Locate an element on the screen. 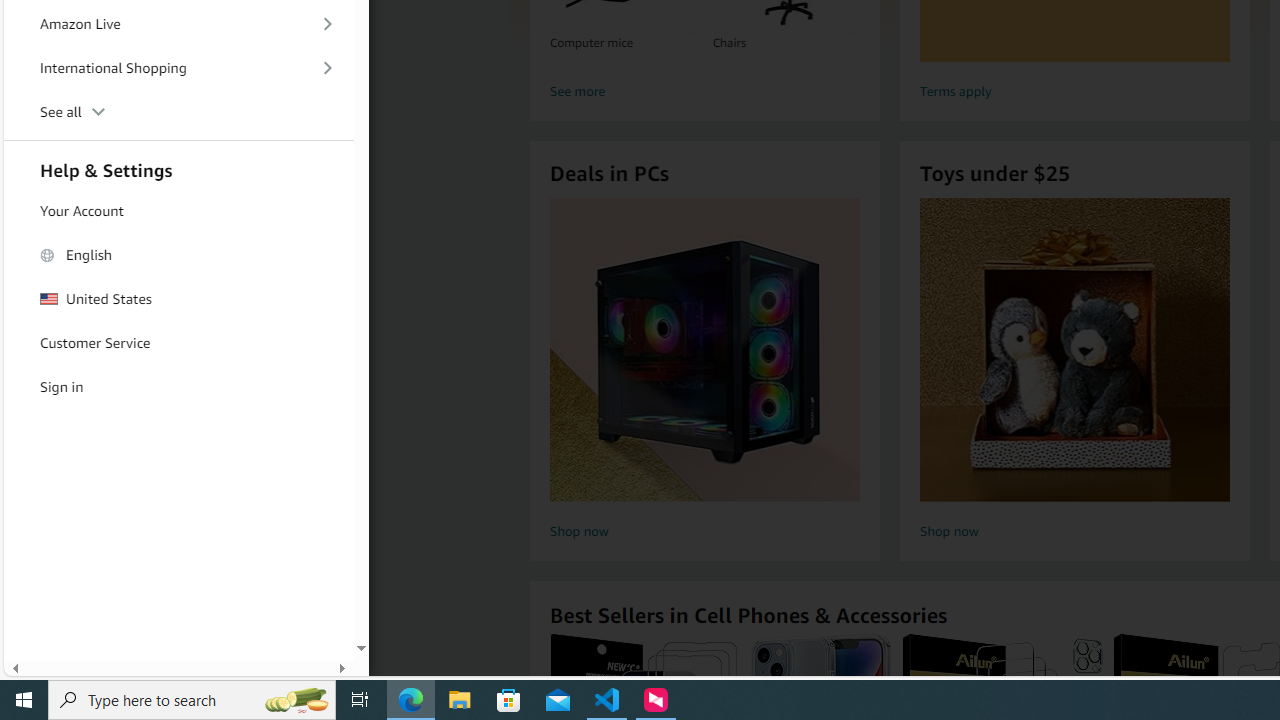 This screenshot has height=720, width=1280. 'United States' is located at coordinates (179, 298).